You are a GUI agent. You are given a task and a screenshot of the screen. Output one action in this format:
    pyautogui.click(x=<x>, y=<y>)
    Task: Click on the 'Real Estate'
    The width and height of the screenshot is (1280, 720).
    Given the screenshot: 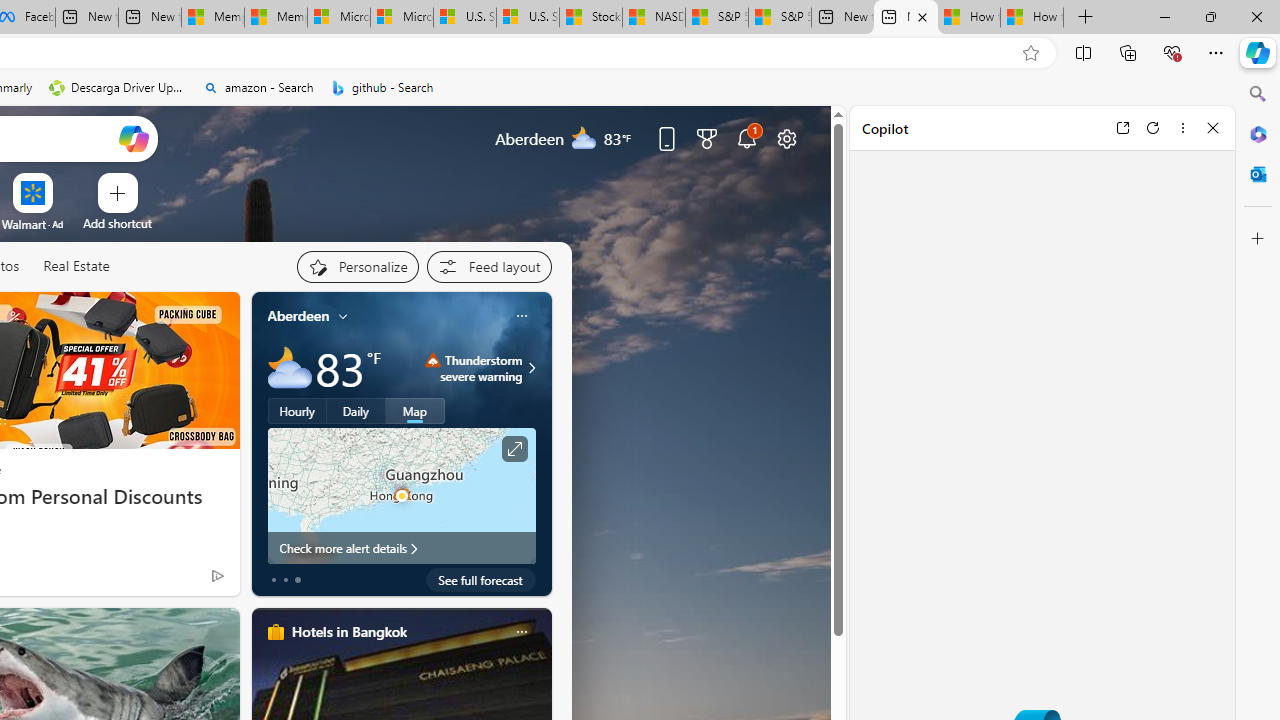 What is the action you would take?
    pyautogui.click(x=76, y=265)
    